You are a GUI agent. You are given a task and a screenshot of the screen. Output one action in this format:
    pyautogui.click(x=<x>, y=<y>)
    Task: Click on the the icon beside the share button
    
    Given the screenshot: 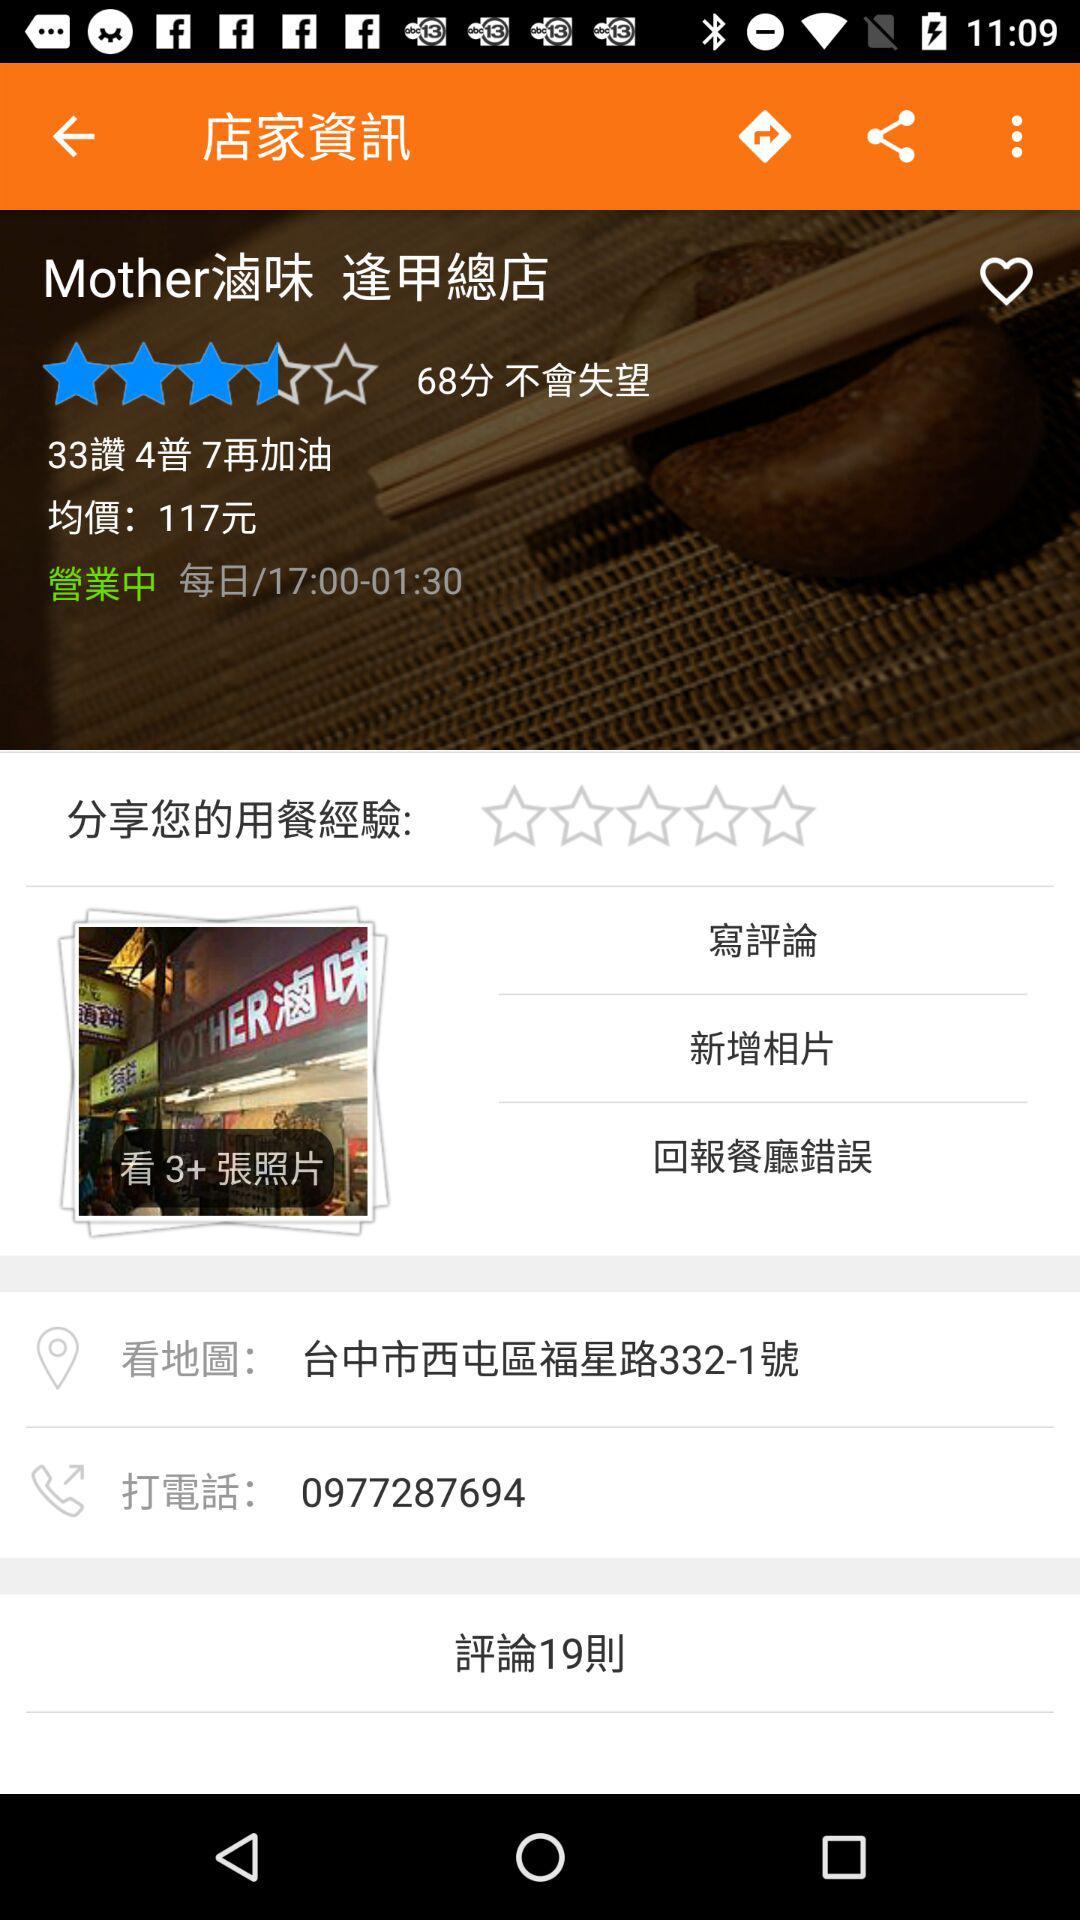 What is the action you would take?
    pyautogui.click(x=764, y=136)
    